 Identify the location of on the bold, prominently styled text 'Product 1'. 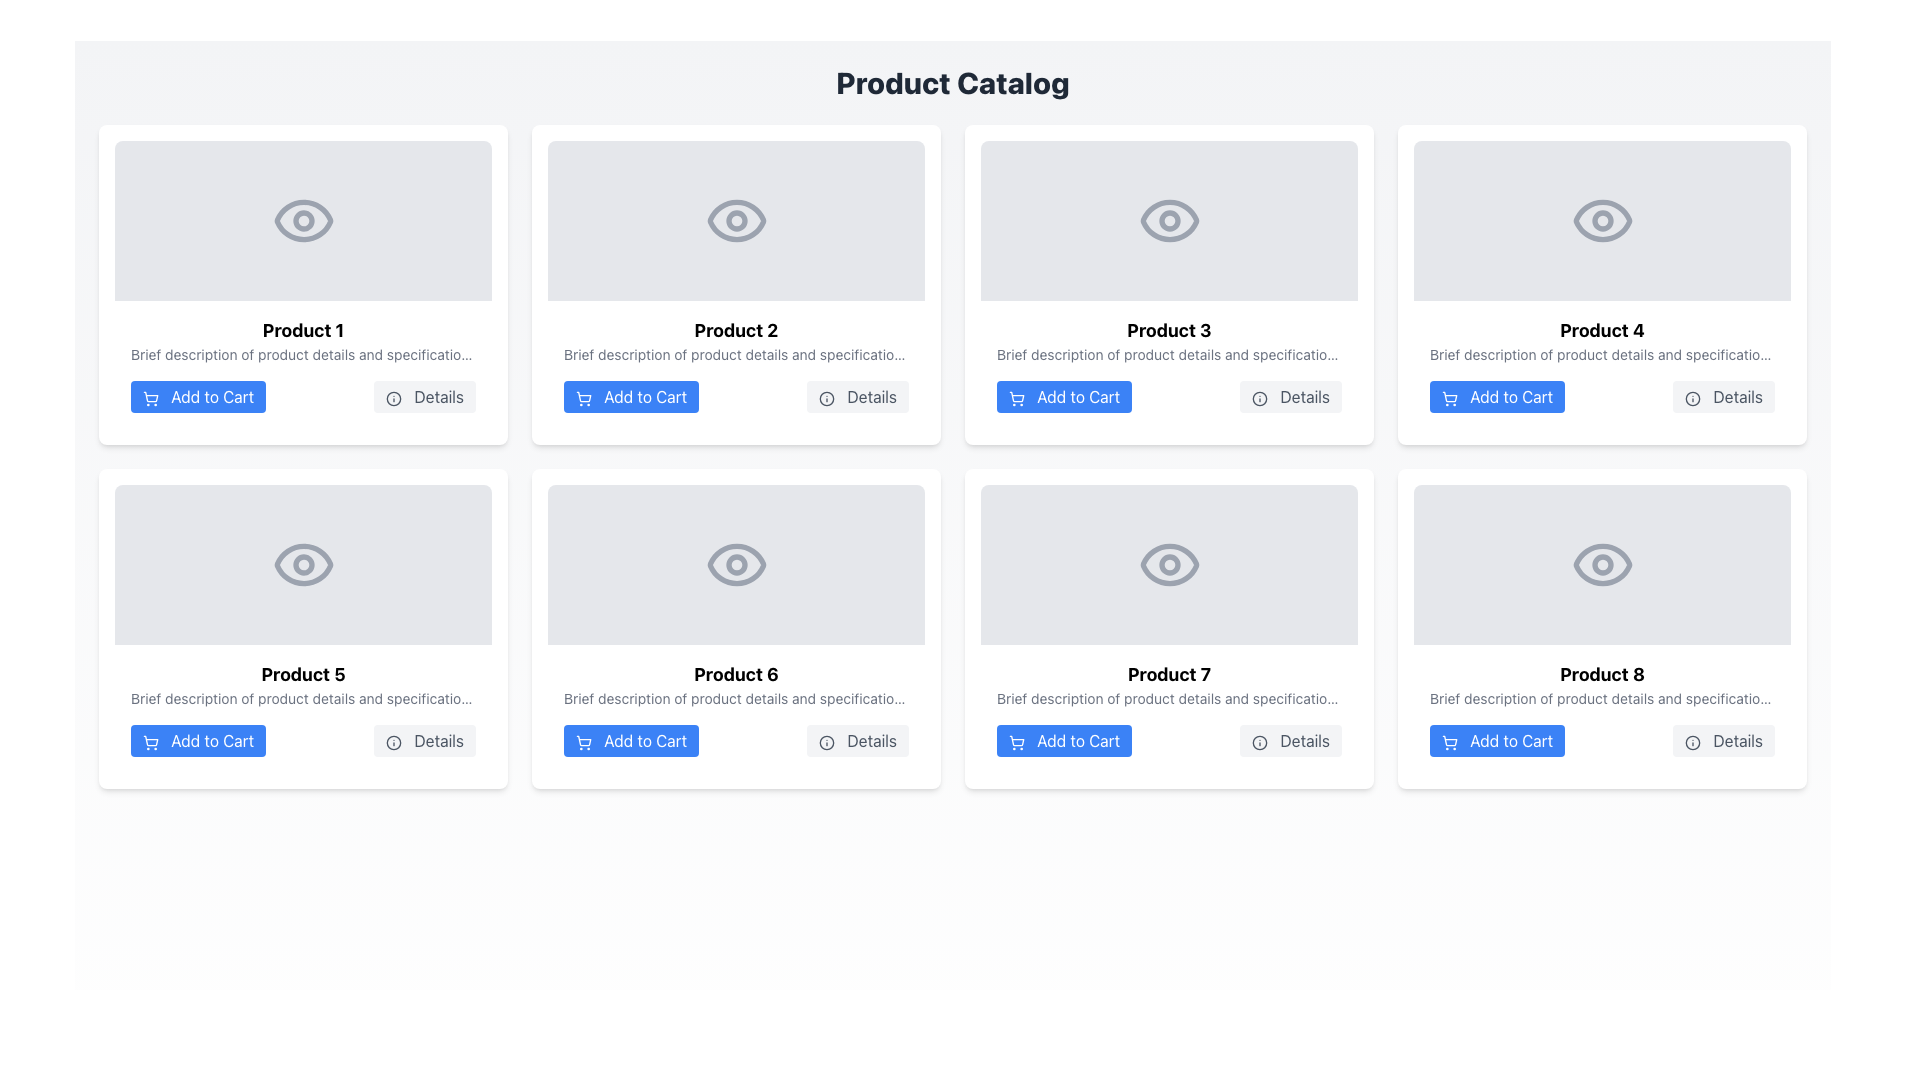
(302, 330).